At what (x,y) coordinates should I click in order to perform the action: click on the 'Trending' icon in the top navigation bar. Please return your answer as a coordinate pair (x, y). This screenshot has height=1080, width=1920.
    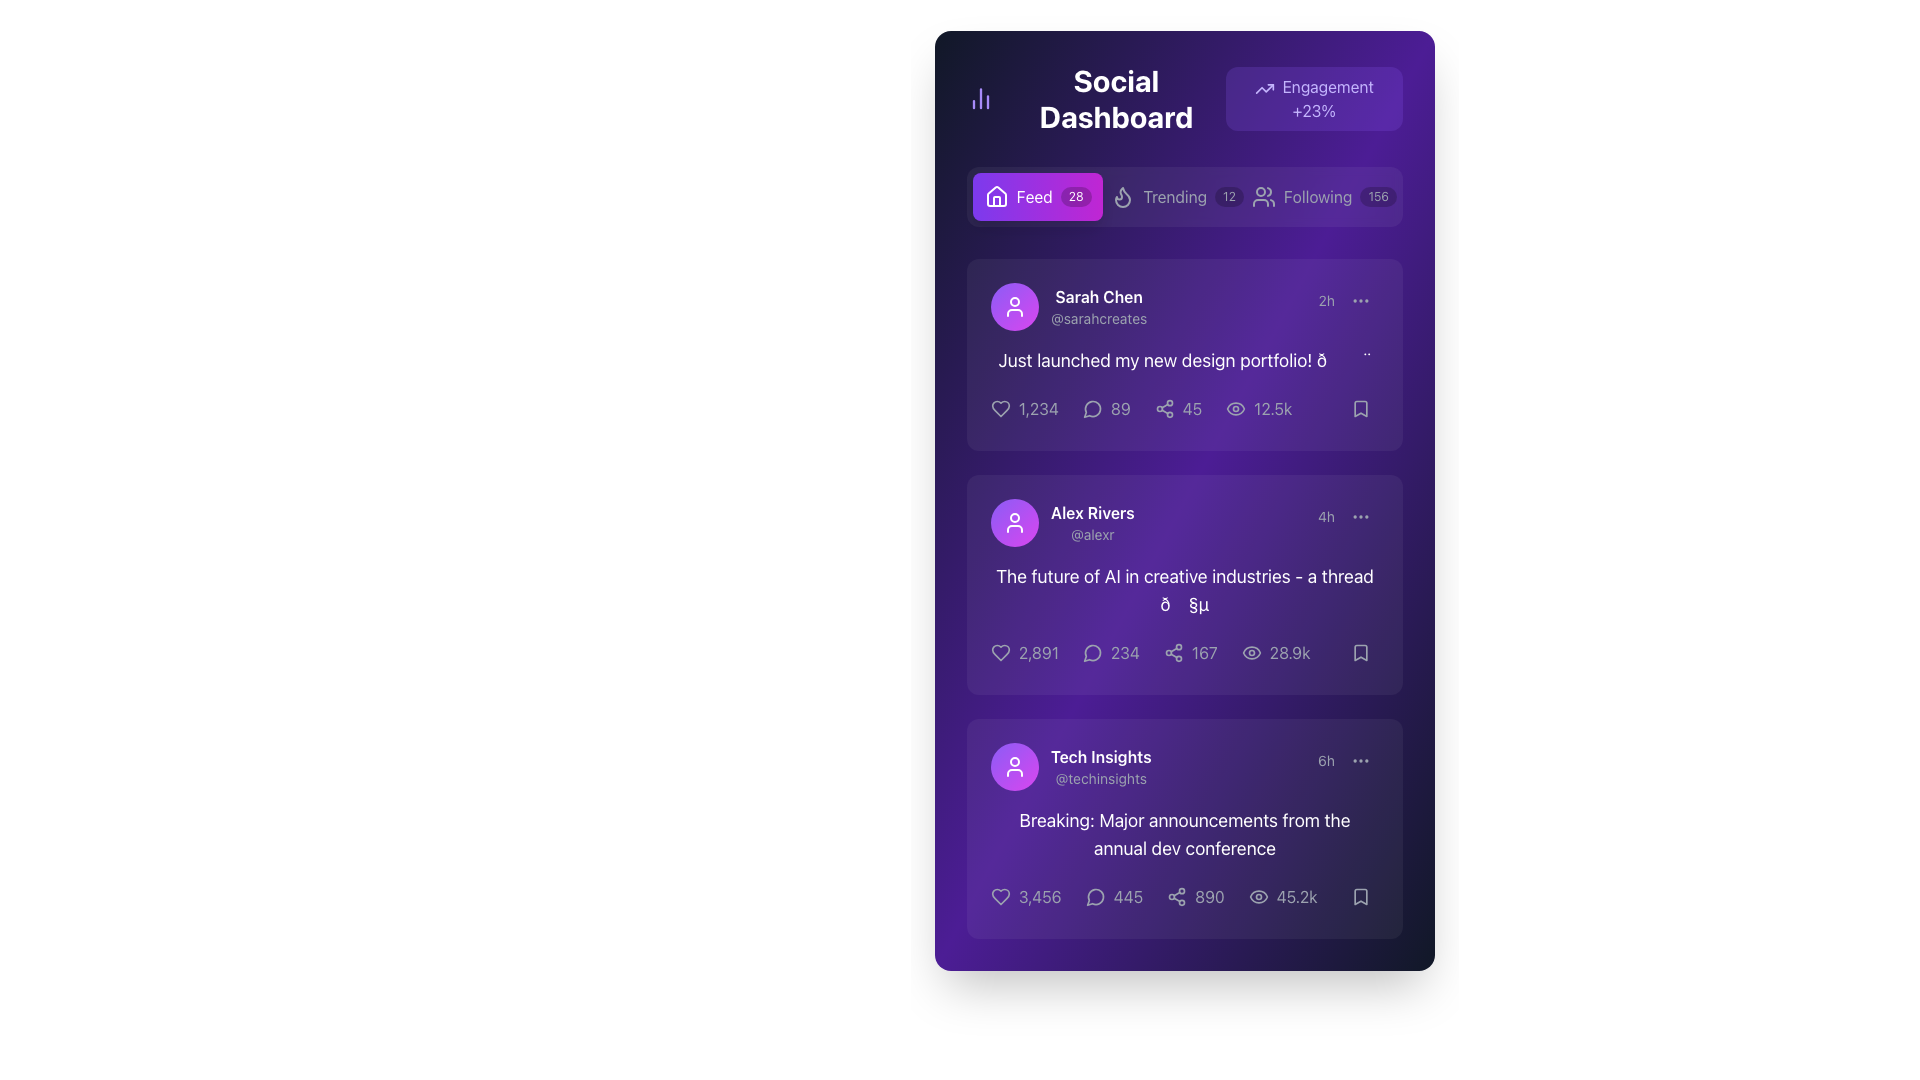
    Looking at the image, I should click on (1123, 197).